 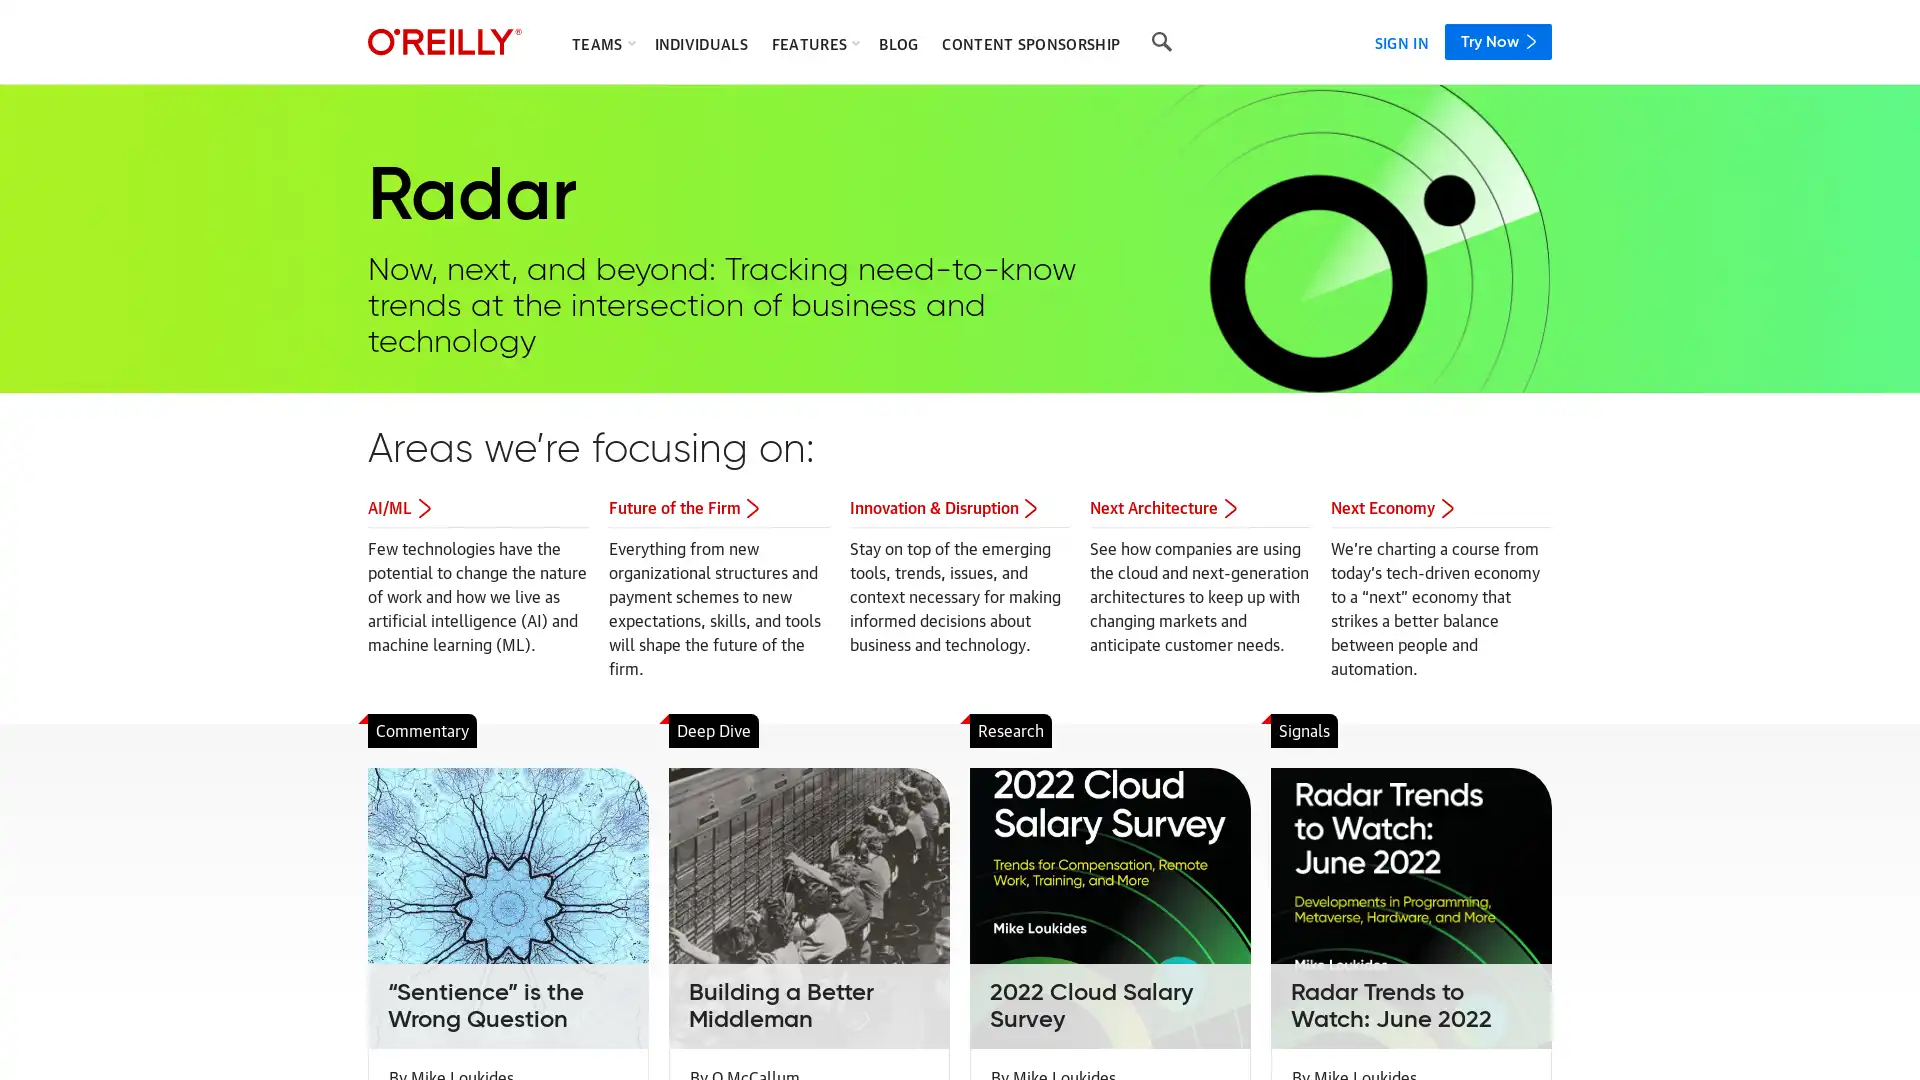 What do you see at coordinates (1161, 42) in the screenshot?
I see `Search` at bounding box center [1161, 42].